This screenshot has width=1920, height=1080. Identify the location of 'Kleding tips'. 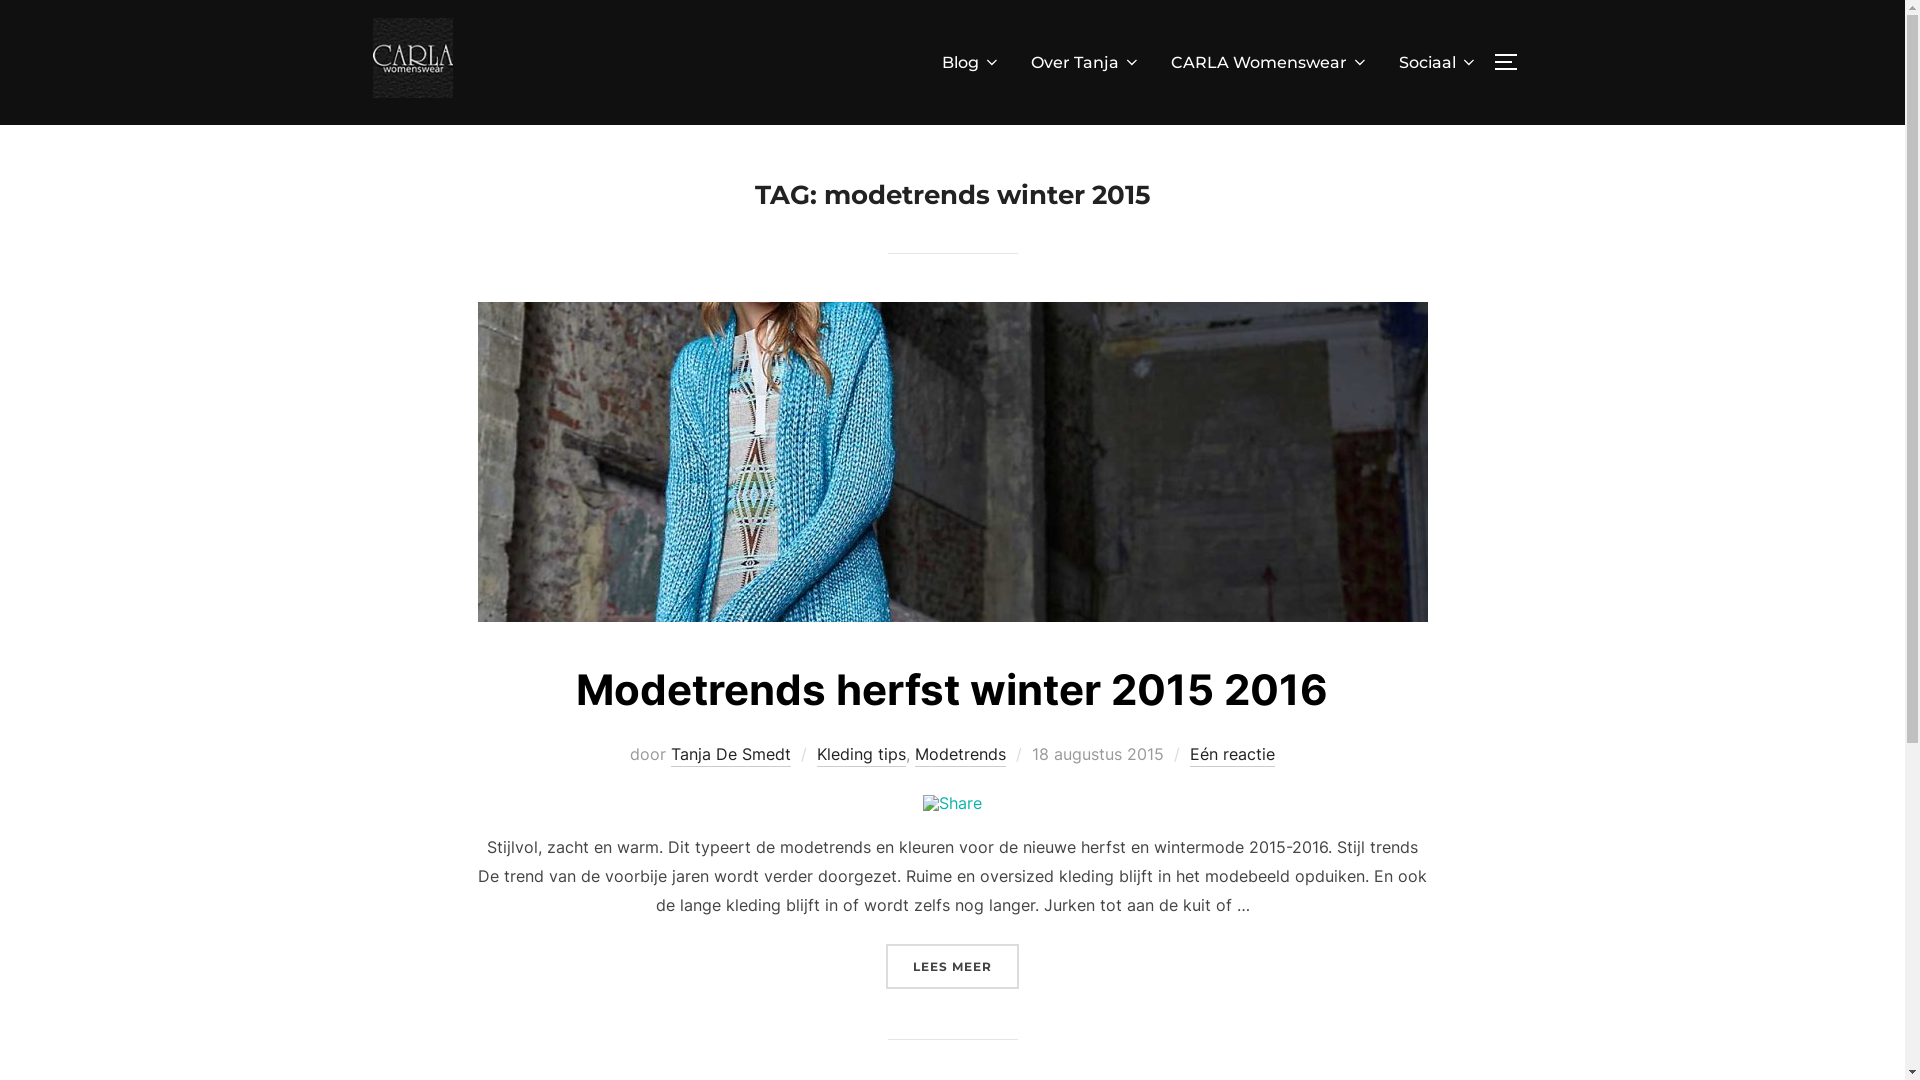
(861, 755).